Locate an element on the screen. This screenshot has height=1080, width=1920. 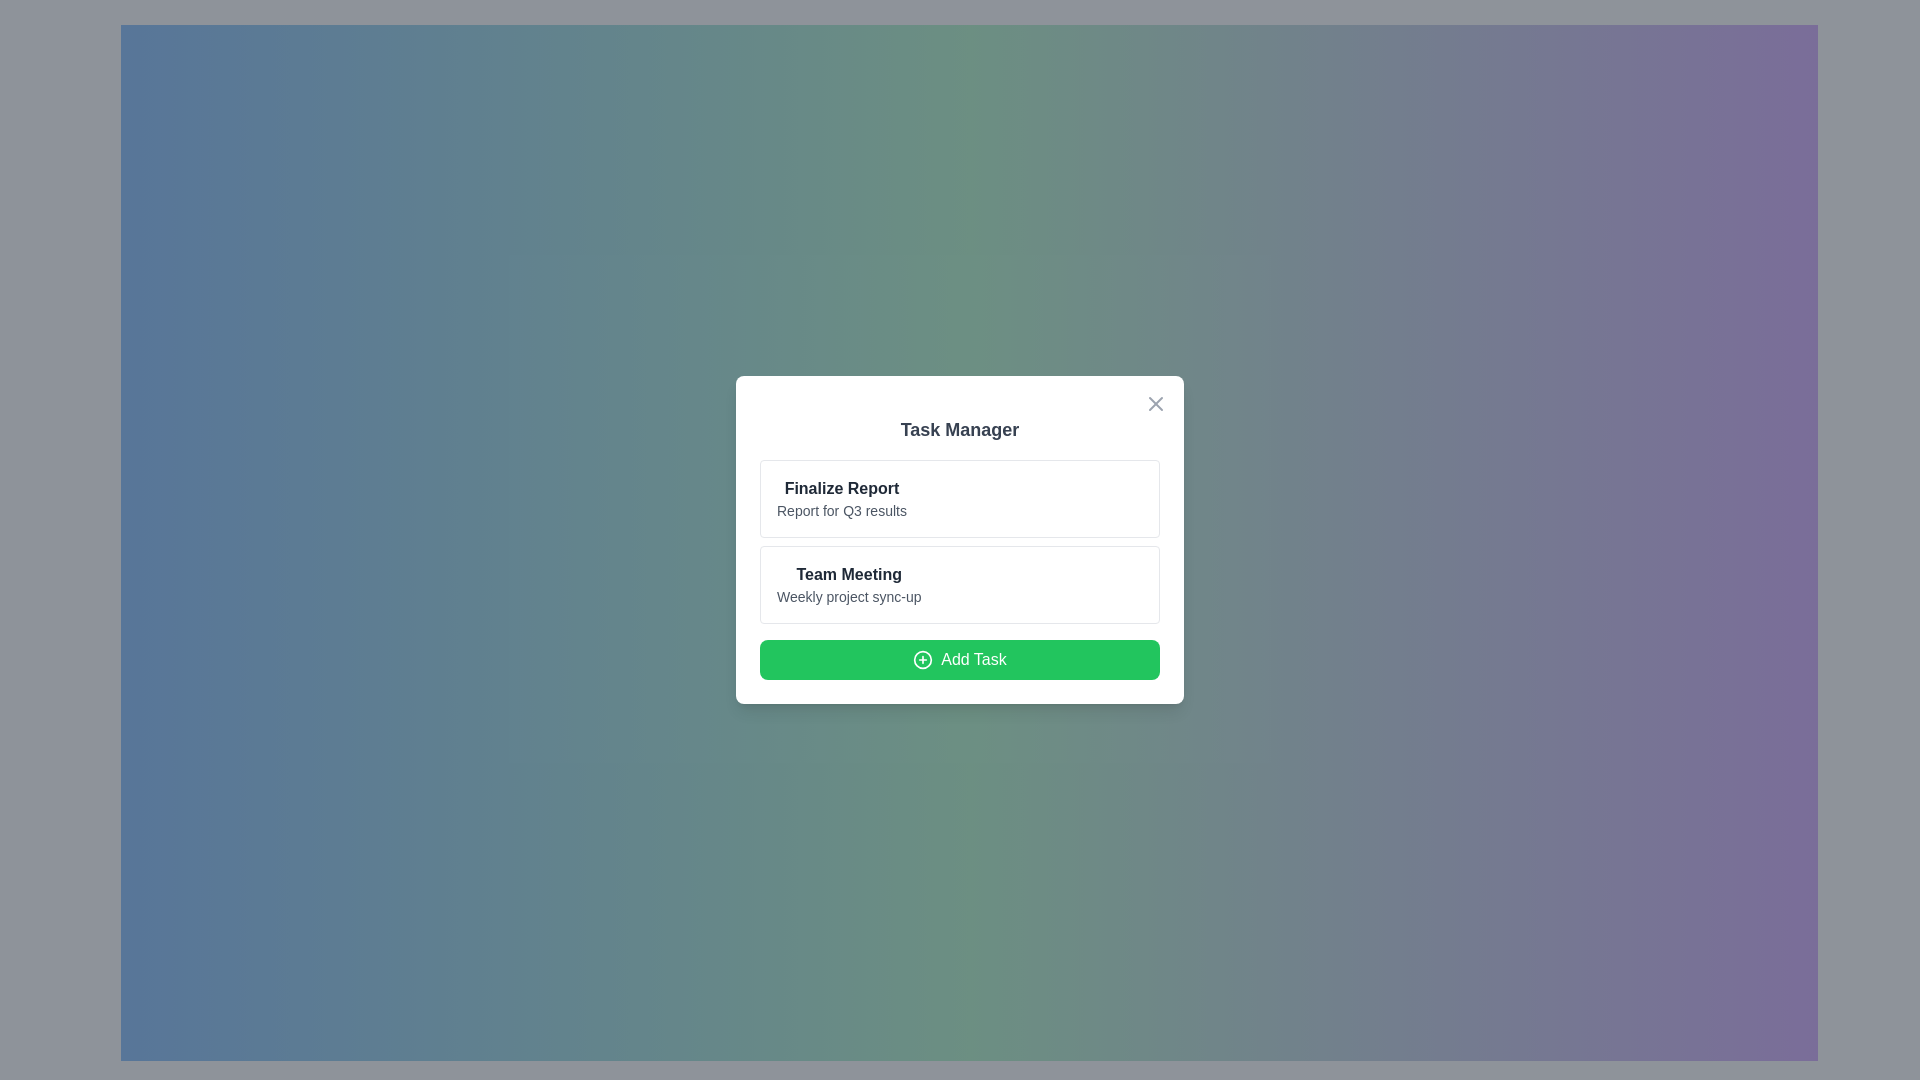
the static text label displaying 'Team Meeting' in bold dark gray font, which is positioned above the subtitle 'Weekly project sync-up' in the 'Task Manager' modal is located at coordinates (849, 574).